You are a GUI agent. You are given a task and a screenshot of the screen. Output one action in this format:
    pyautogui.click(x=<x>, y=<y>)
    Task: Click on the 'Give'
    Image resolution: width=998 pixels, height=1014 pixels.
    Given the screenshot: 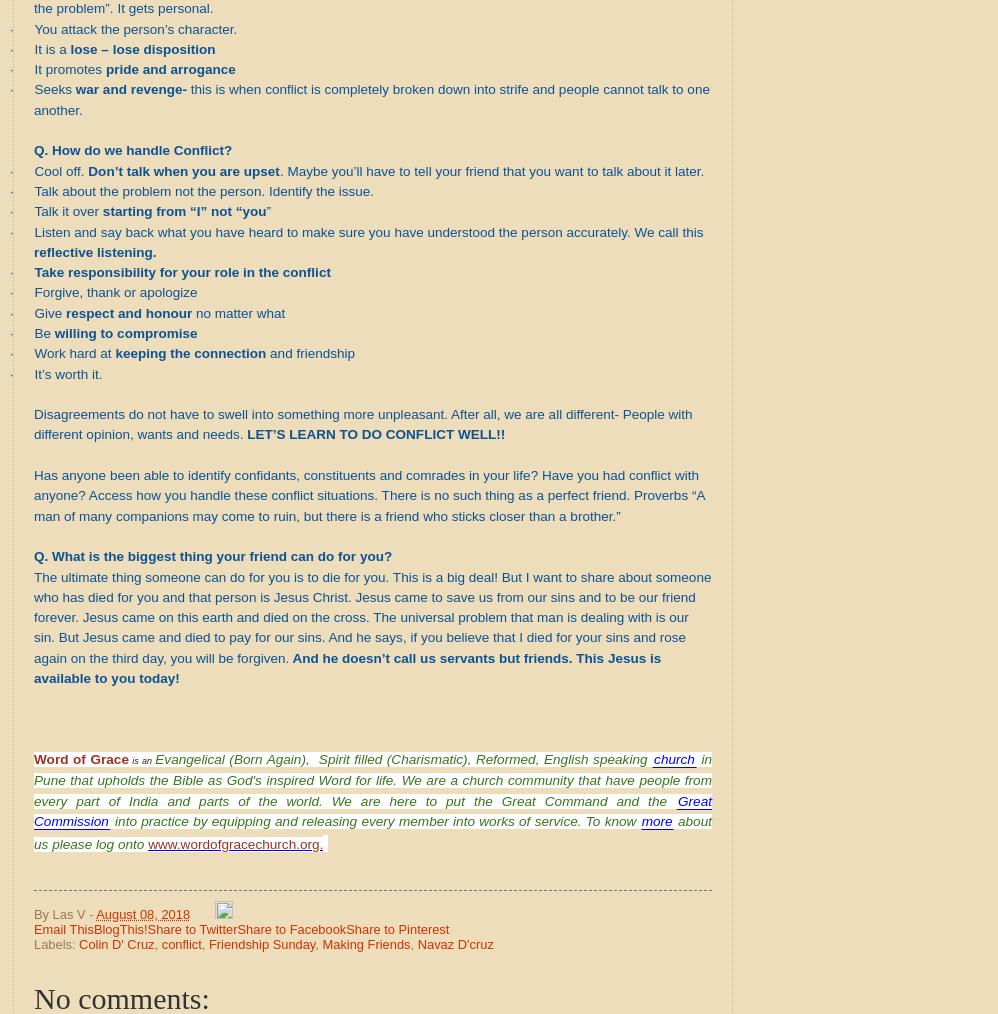 What is the action you would take?
    pyautogui.click(x=49, y=312)
    